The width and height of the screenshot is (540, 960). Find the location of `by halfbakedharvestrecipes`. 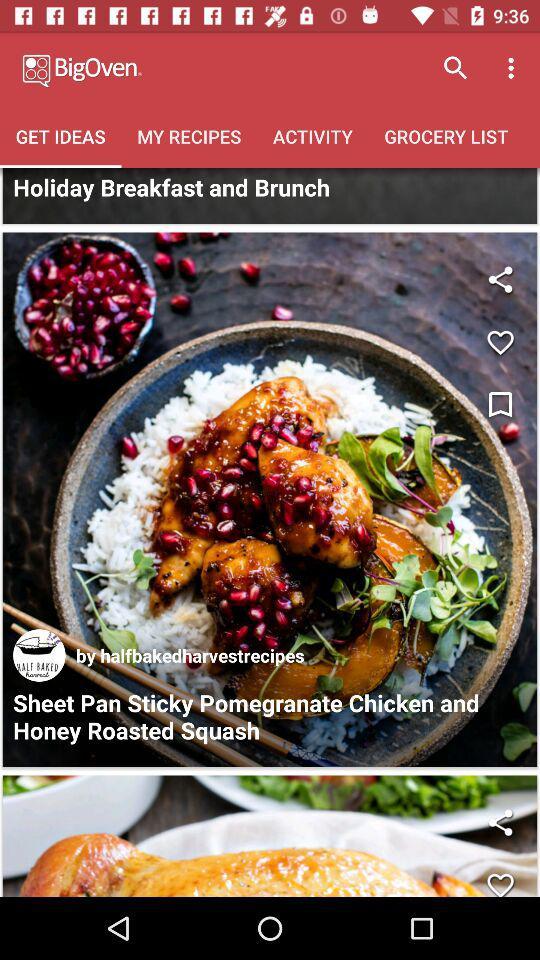

by halfbakedharvestrecipes is located at coordinates (190, 654).